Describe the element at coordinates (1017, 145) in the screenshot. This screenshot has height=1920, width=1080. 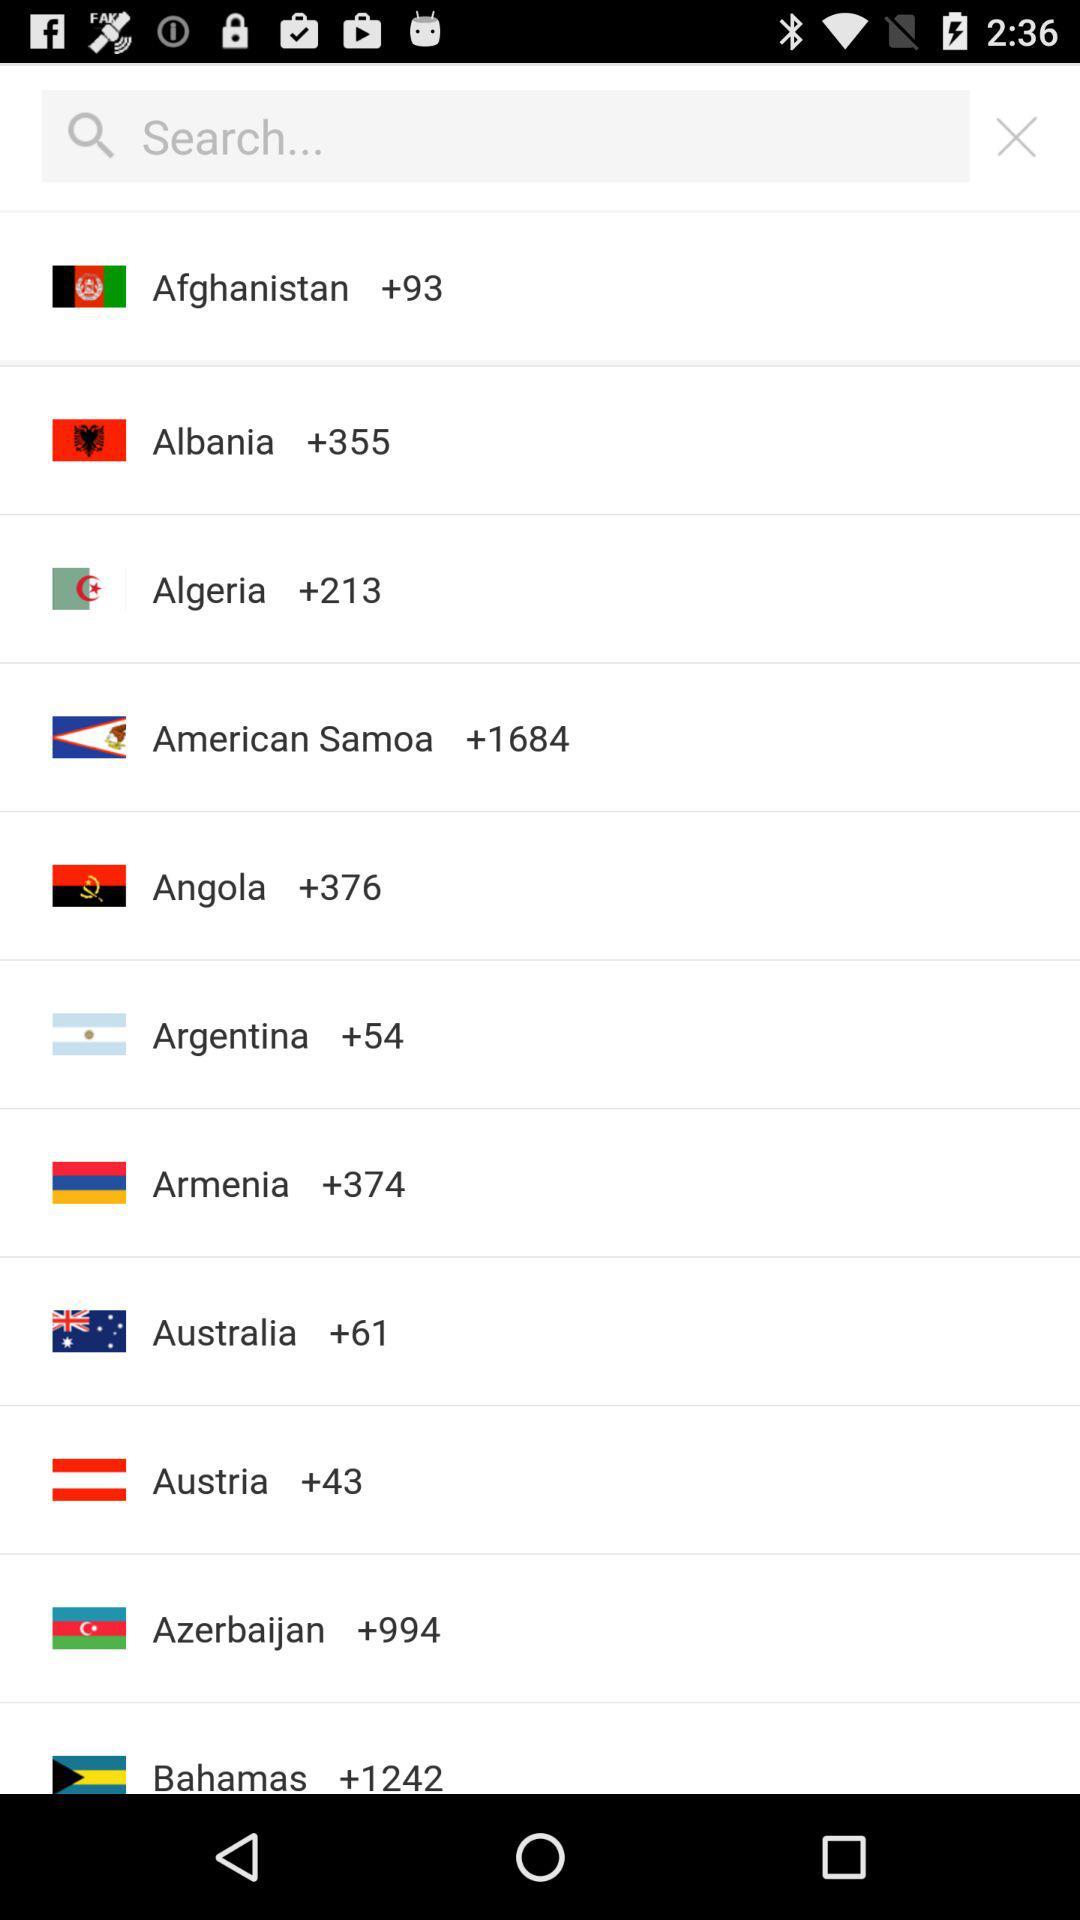
I see `the close icon` at that location.